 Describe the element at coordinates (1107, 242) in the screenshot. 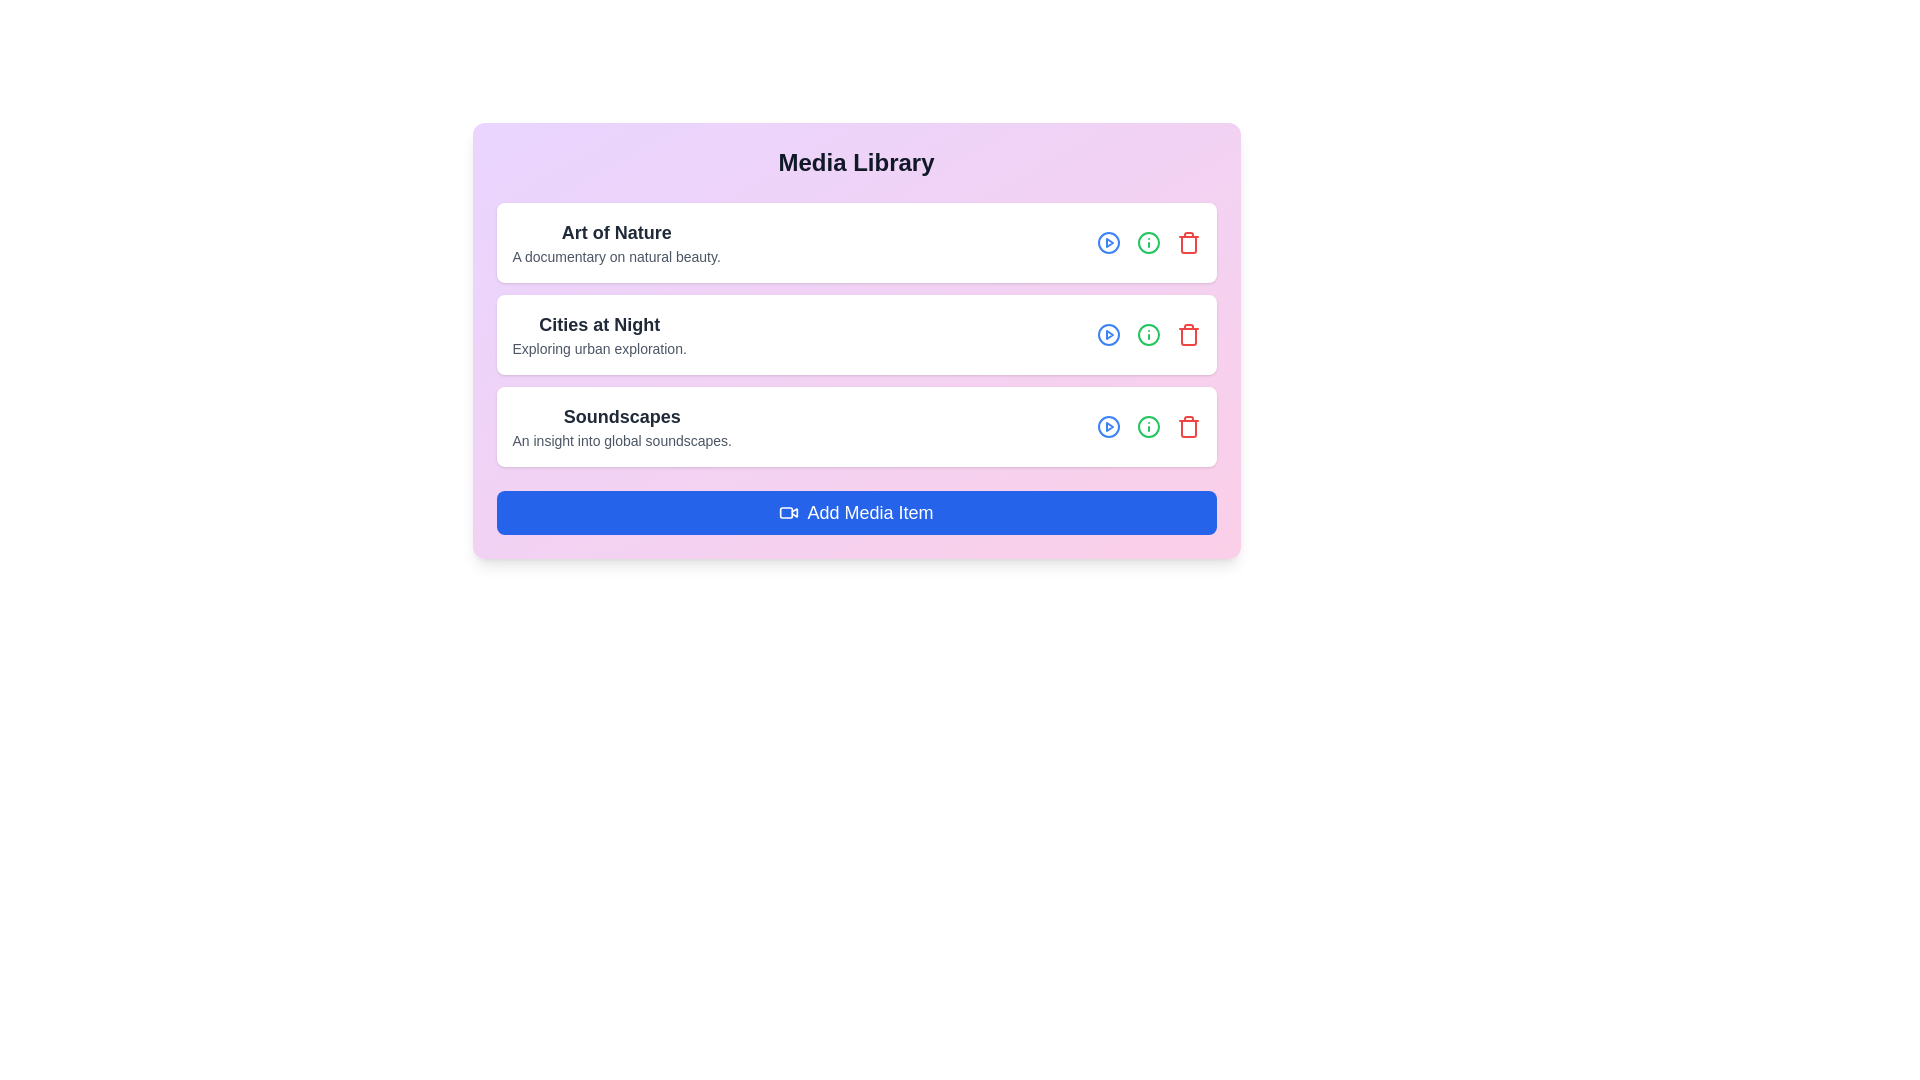

I see `the play icon for the media item titled 'Art of Nature'` at that location.